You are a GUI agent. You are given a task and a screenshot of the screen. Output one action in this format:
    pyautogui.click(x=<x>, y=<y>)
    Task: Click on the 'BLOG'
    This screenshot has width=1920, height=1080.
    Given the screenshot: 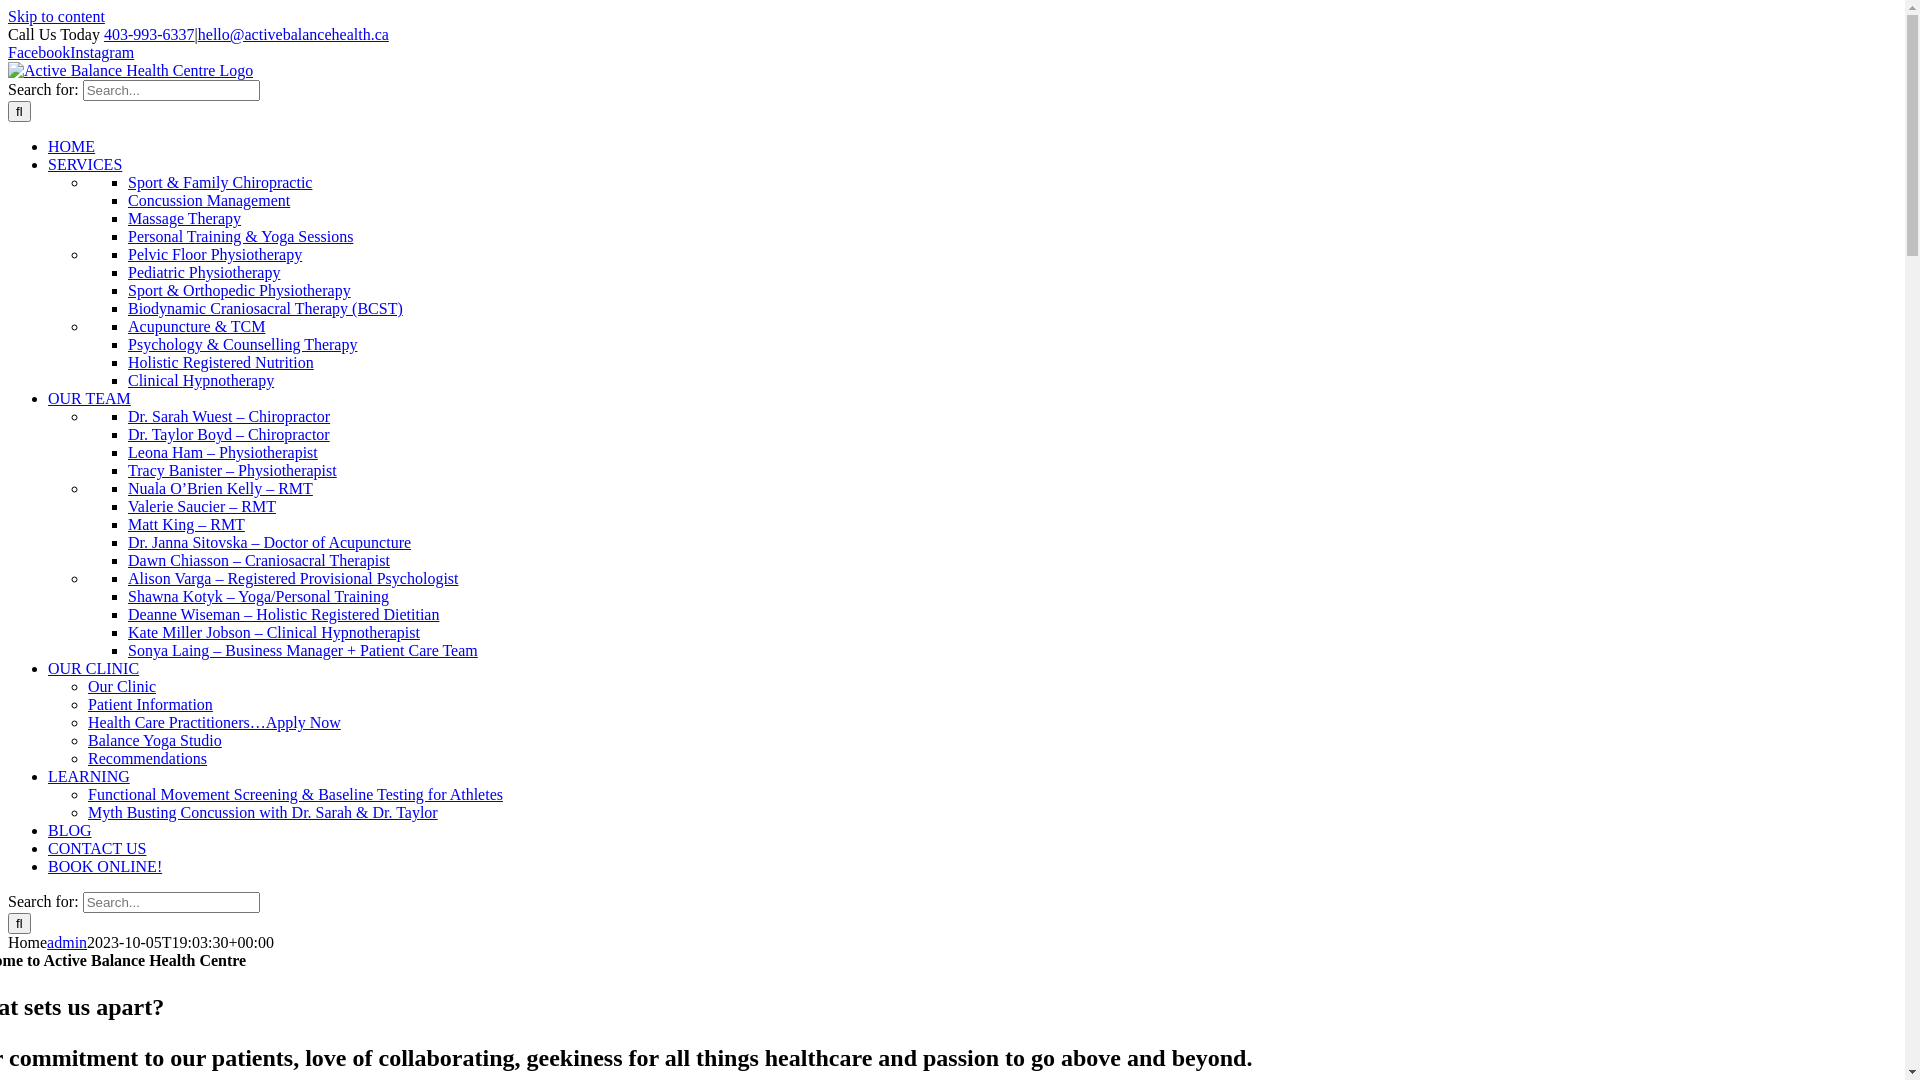 What is the action you would take?
    pyautogui.click(x=70, y=830)
    